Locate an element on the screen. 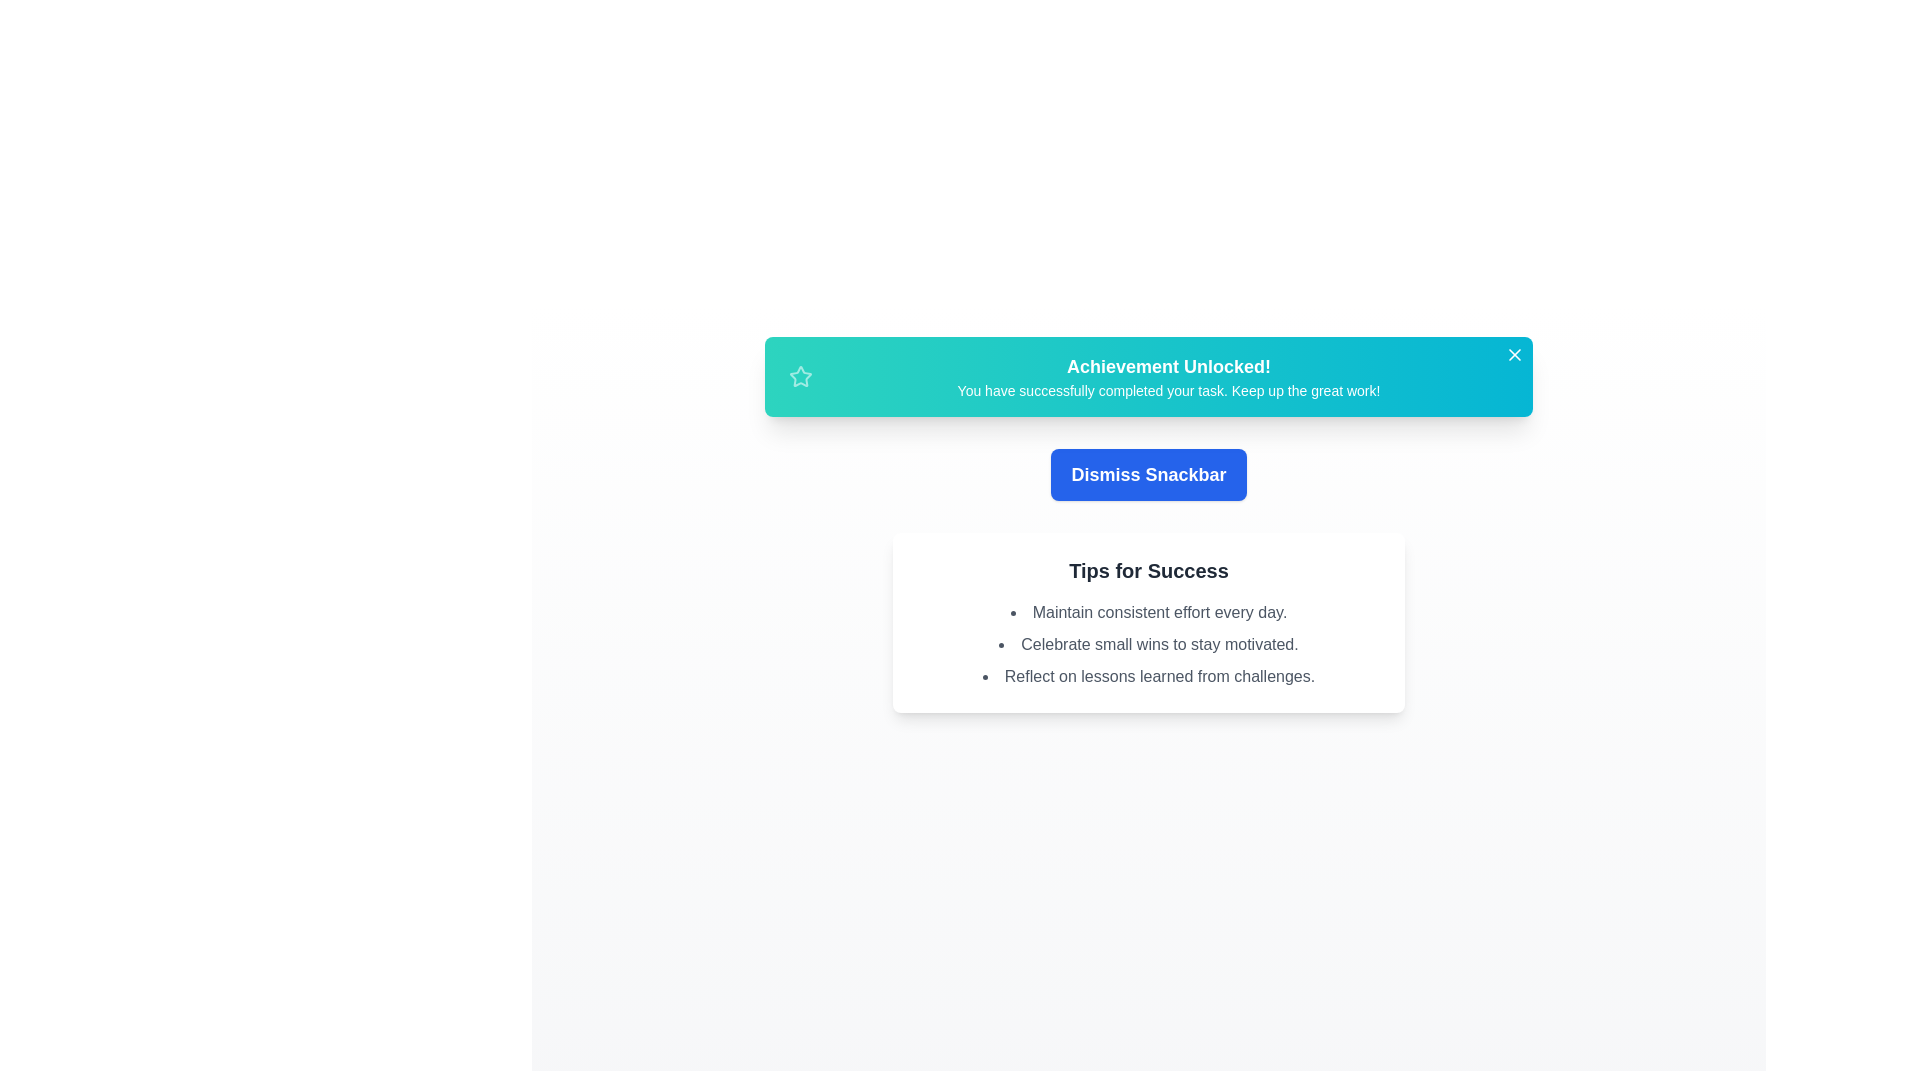  the screen background to interact with the container is located at coordinates (399, 400).